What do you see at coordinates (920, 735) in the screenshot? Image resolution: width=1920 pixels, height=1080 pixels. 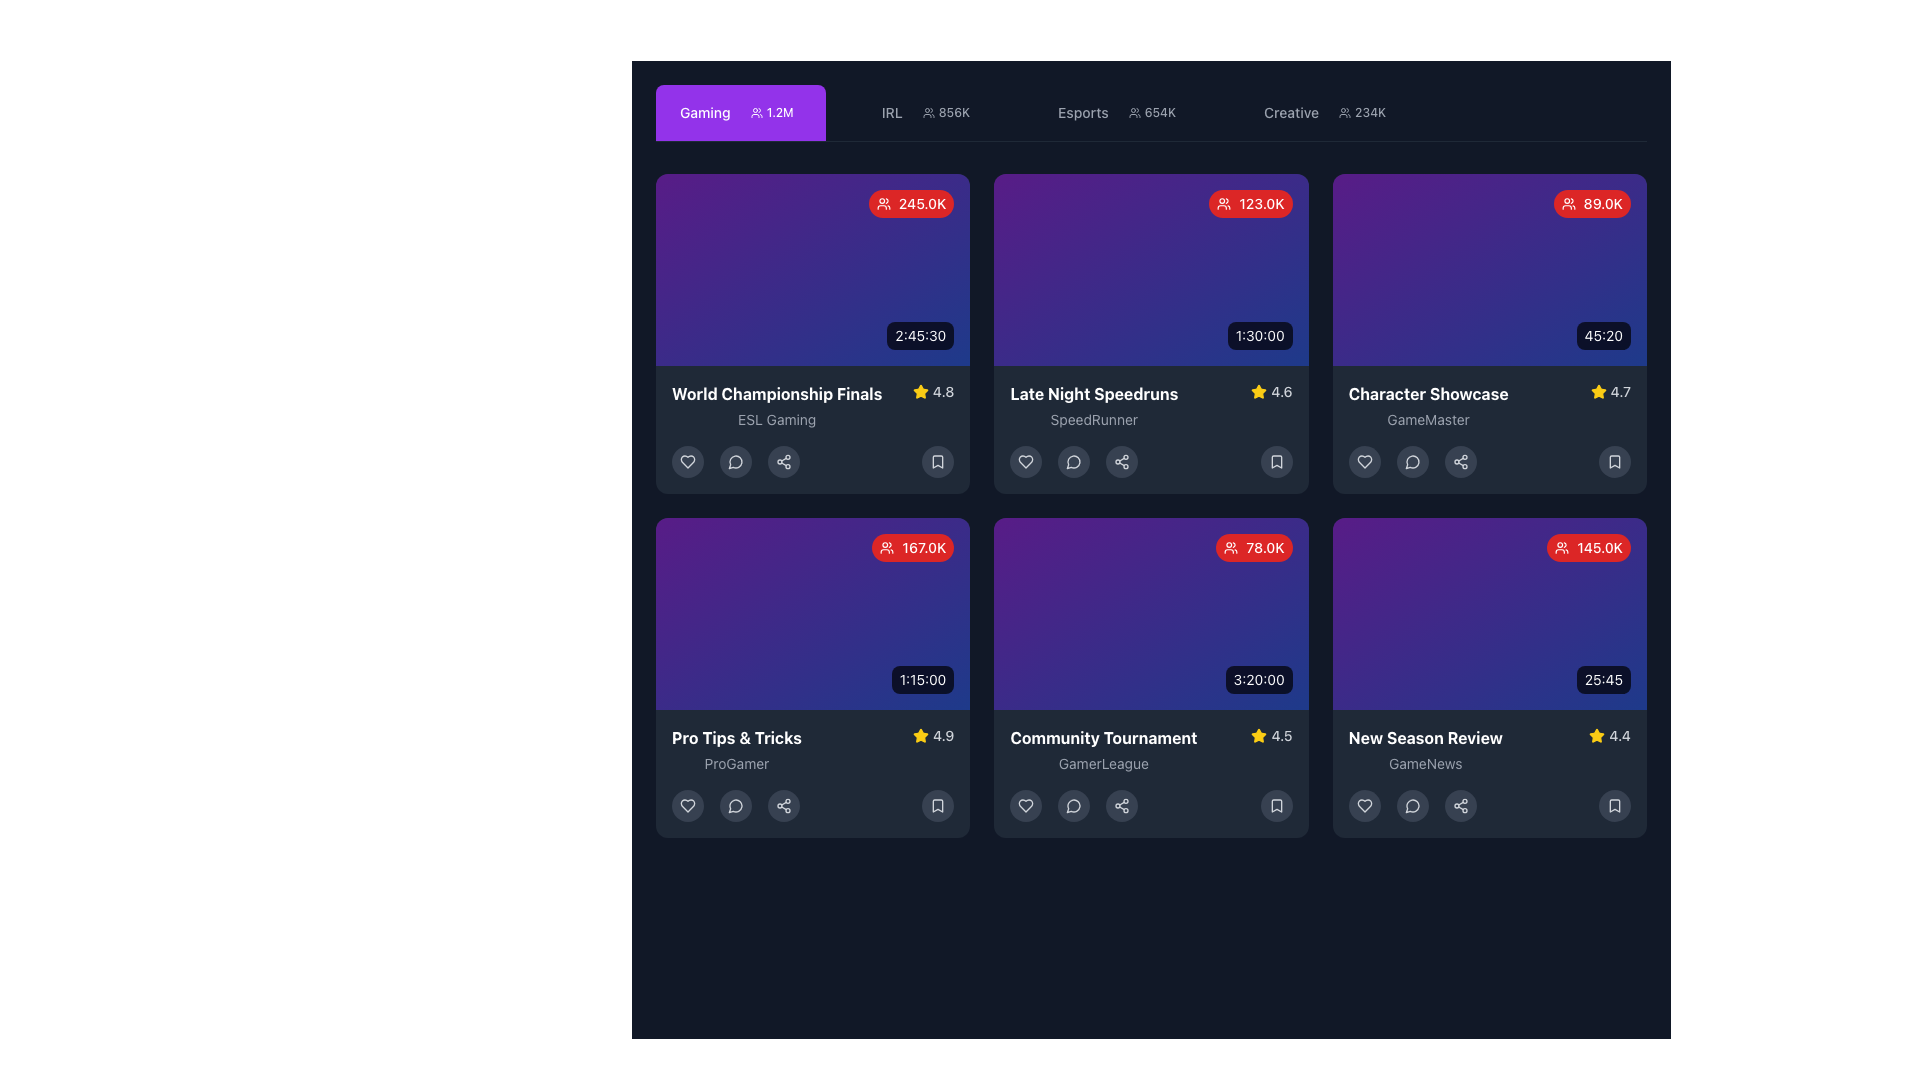 I see `the vibrant yellow five-point star icon located at the top right corner of the 'Late Night Speedruns' card for interactions` at bounding box center [920, 735].